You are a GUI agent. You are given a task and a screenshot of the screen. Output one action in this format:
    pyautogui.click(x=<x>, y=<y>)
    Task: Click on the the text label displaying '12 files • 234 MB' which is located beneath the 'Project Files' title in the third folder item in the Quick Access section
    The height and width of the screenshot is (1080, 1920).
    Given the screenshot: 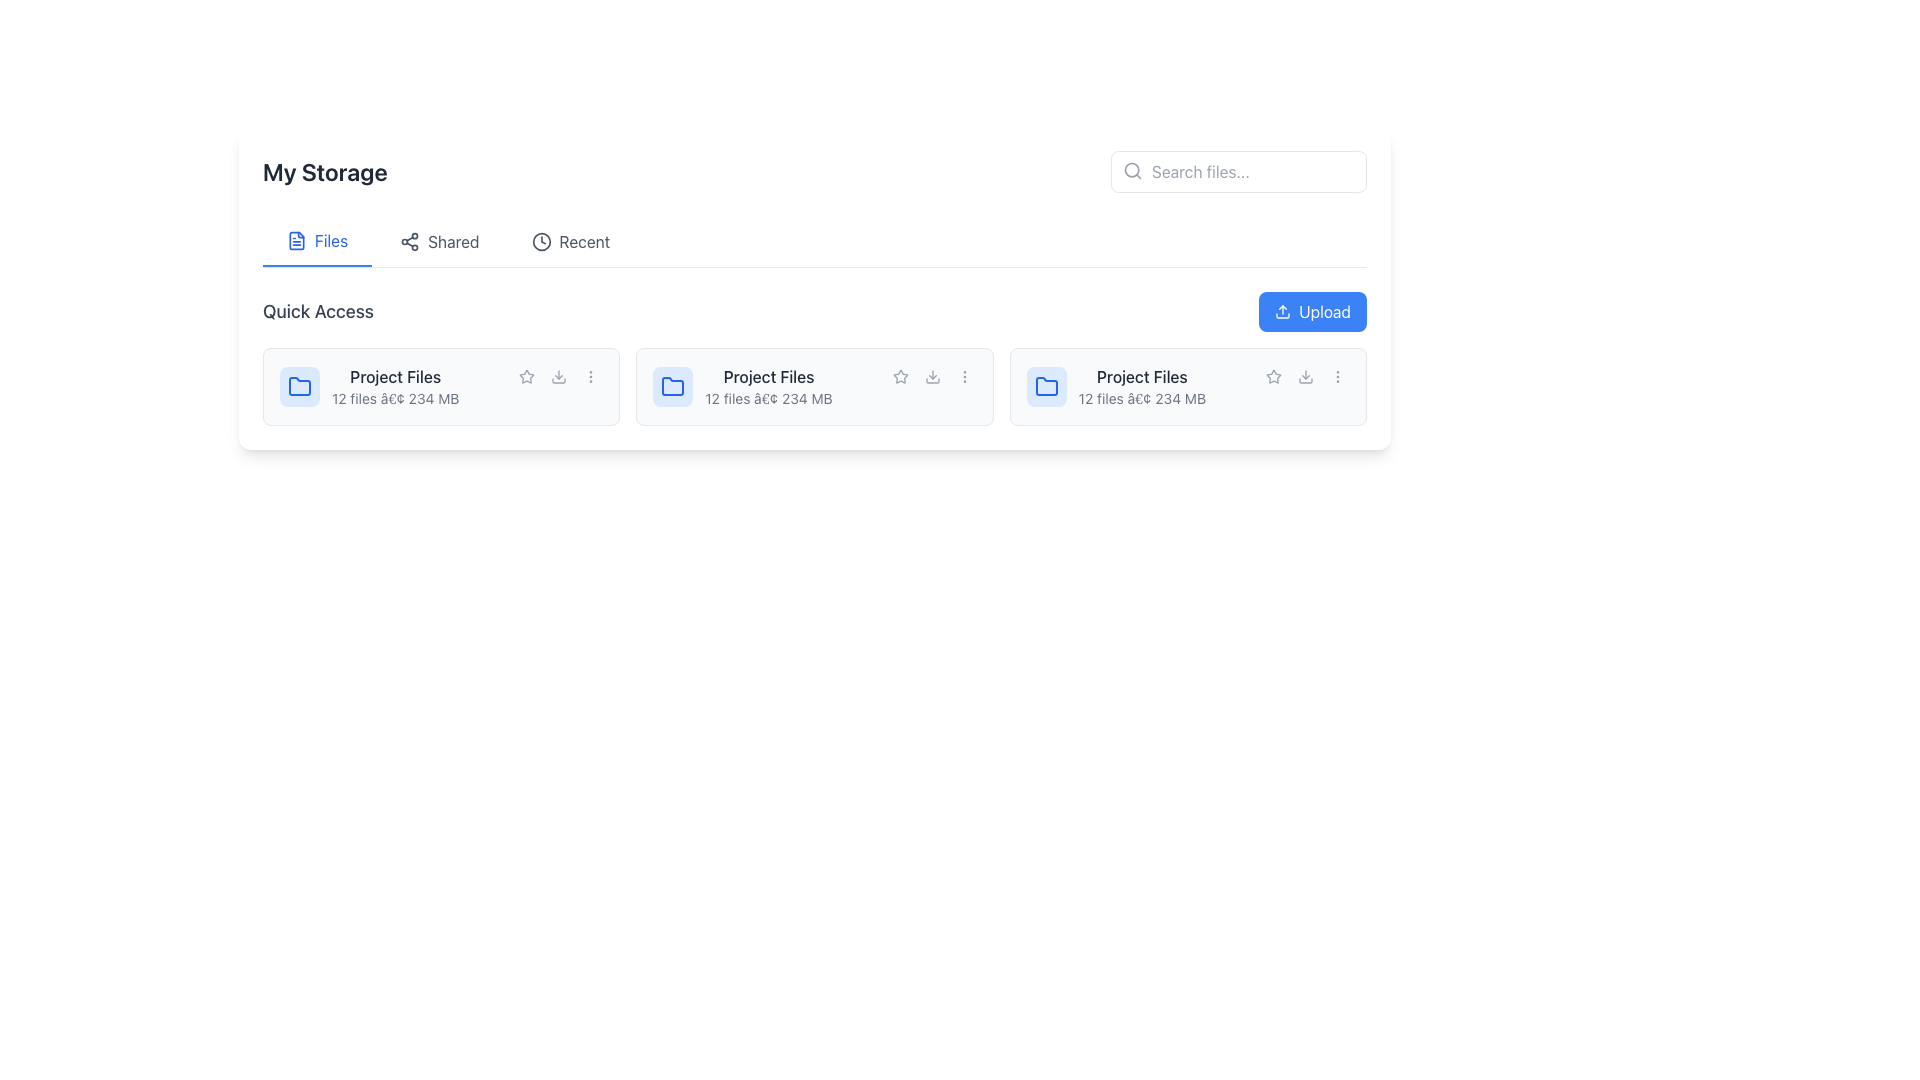 What is the action you would take?
    pyautogui.click(x=1142, y=398)
    